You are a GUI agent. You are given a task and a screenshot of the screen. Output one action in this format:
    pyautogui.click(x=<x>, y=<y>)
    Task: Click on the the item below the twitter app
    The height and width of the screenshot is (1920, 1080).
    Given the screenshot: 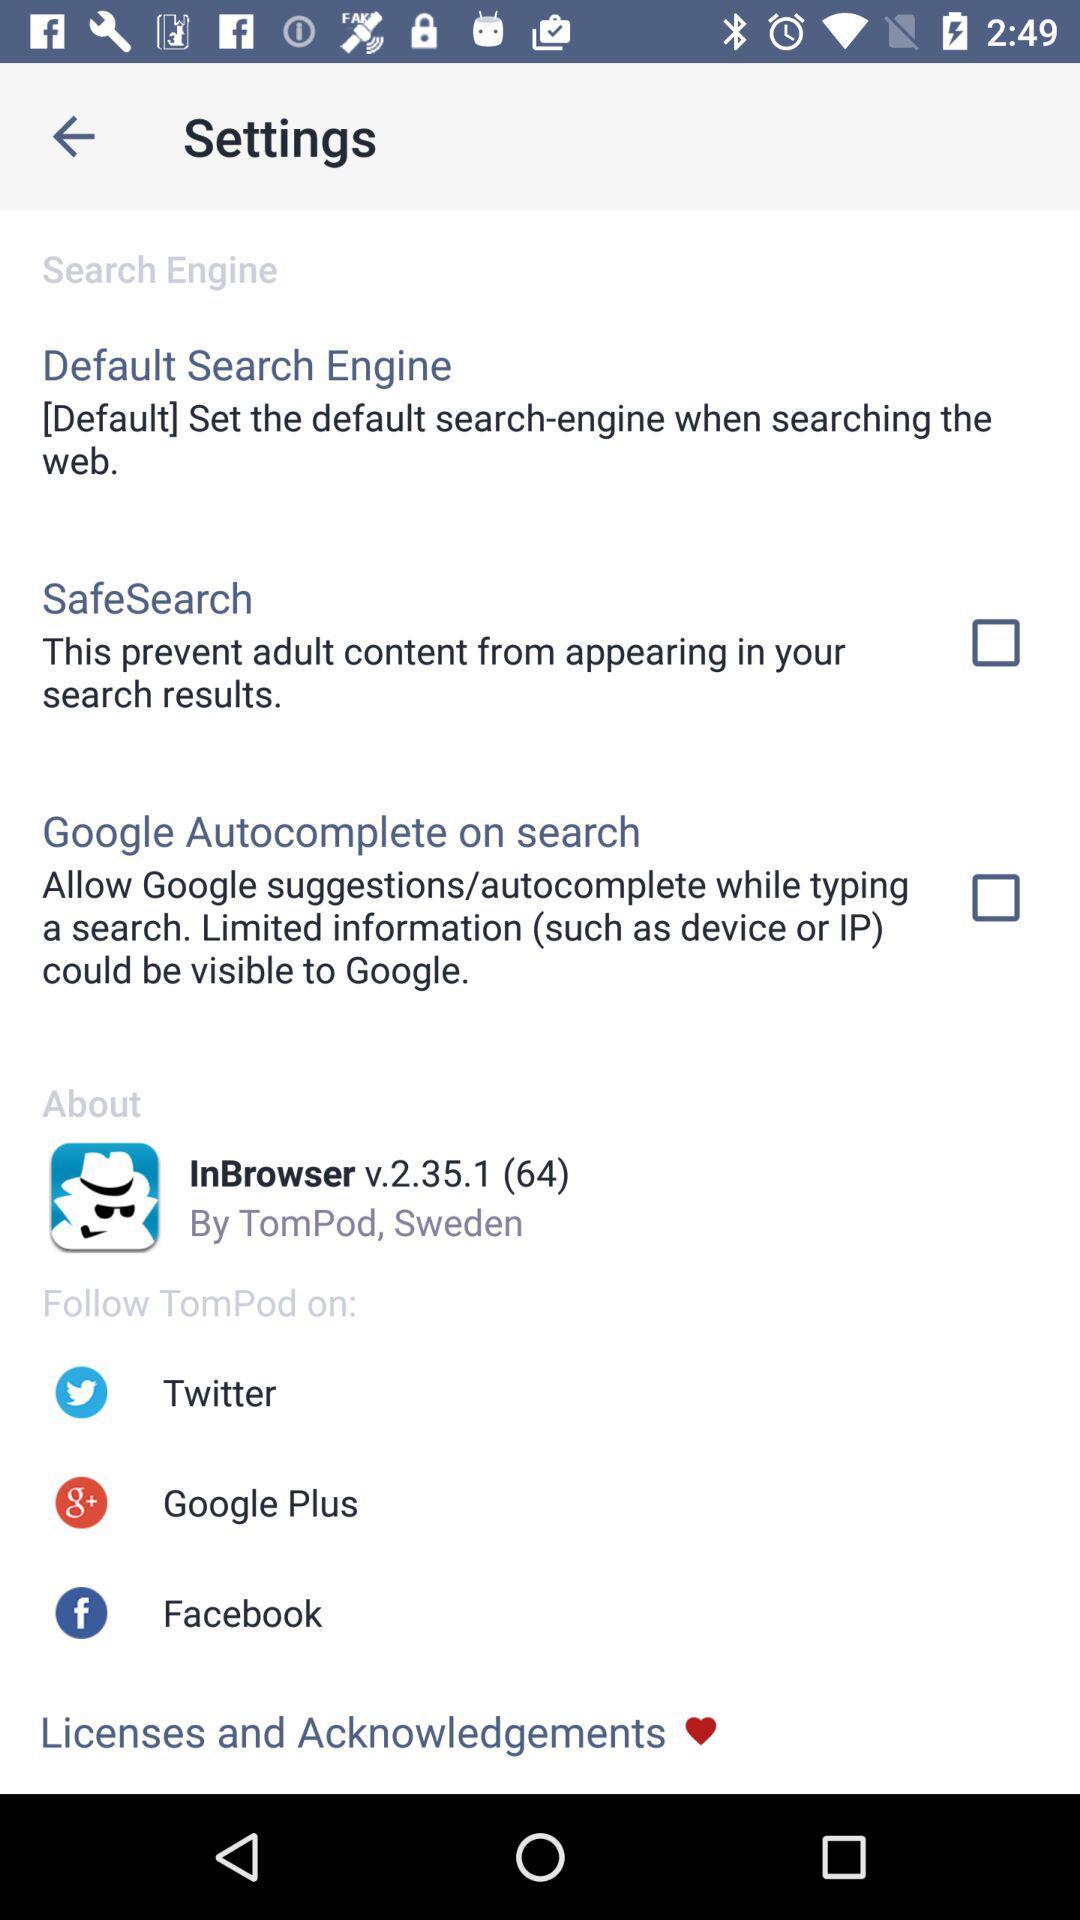 What is the action you would take?
    pyautogui.click(x=259, y=1502)
    